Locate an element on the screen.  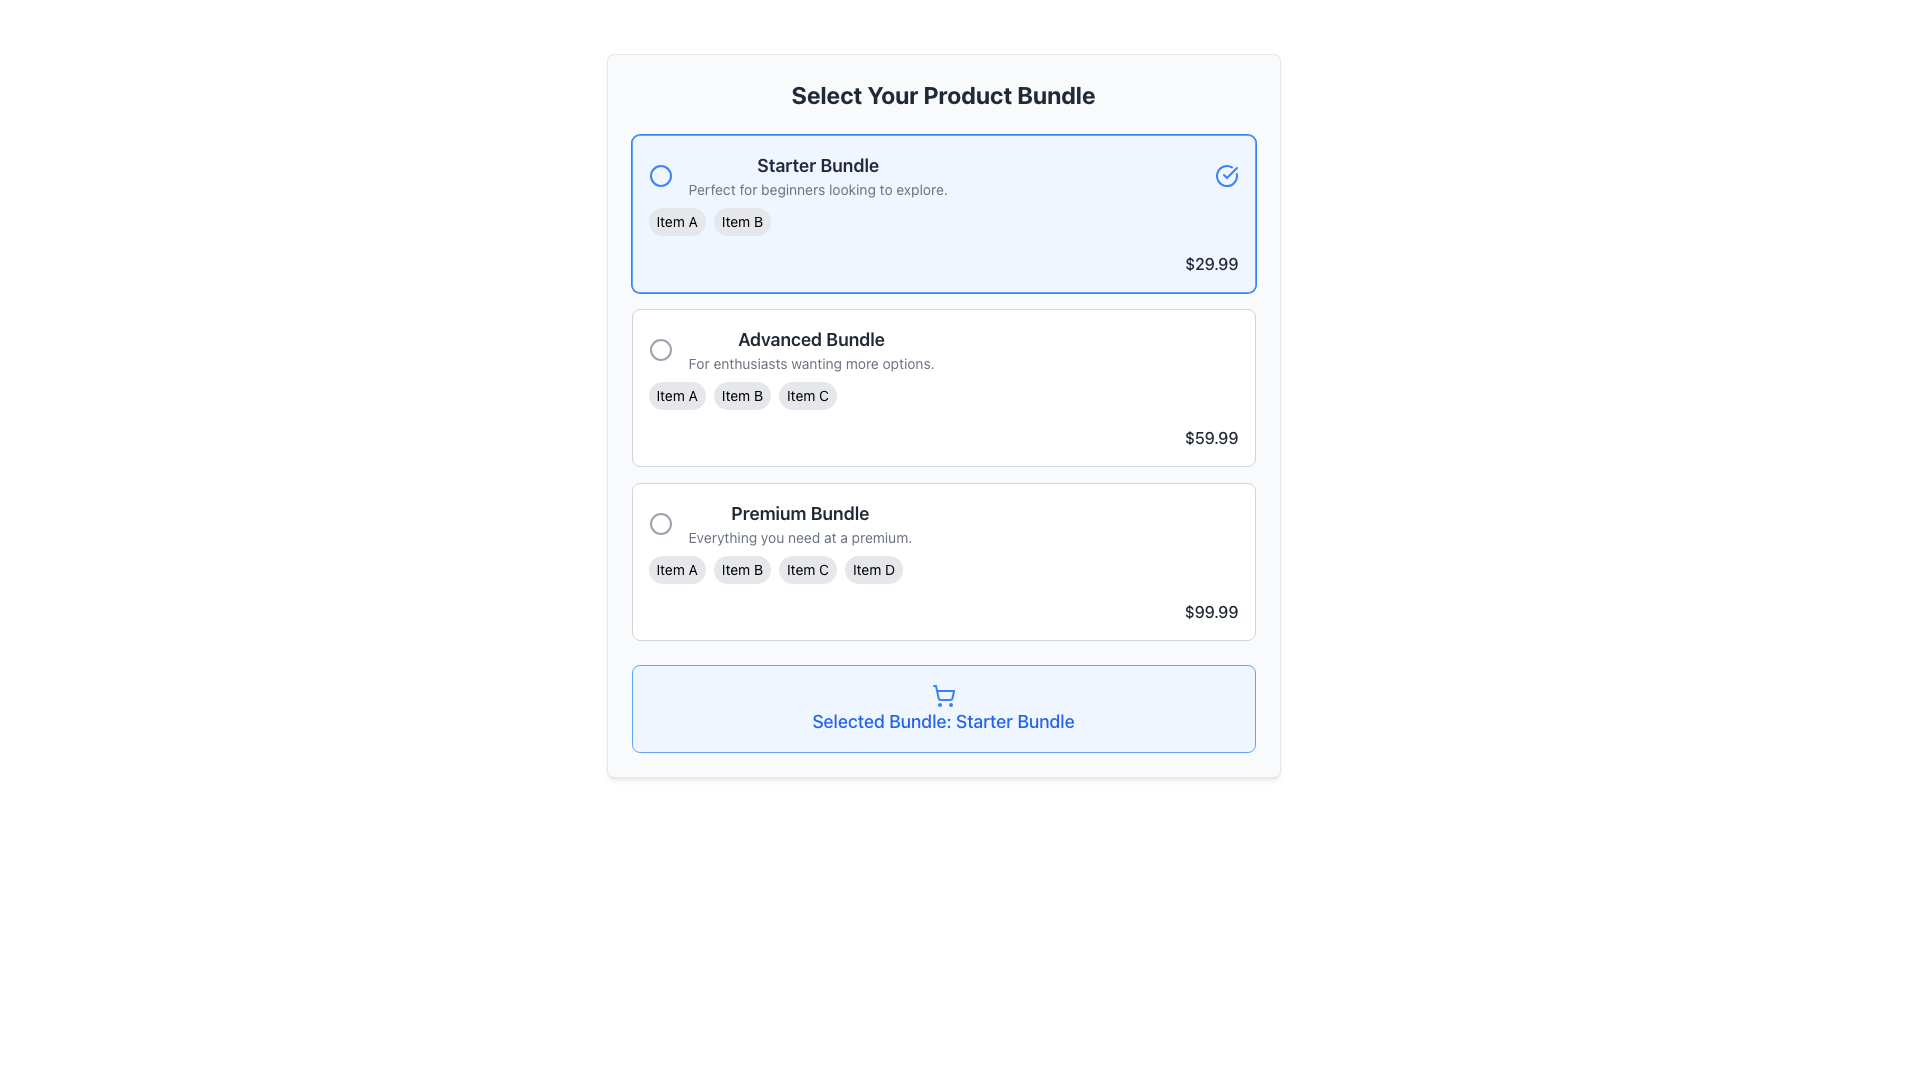
the second button-like tag or label indicating a selectable item in the 'Starter Bundle' section is located at coordinates (741, 222).